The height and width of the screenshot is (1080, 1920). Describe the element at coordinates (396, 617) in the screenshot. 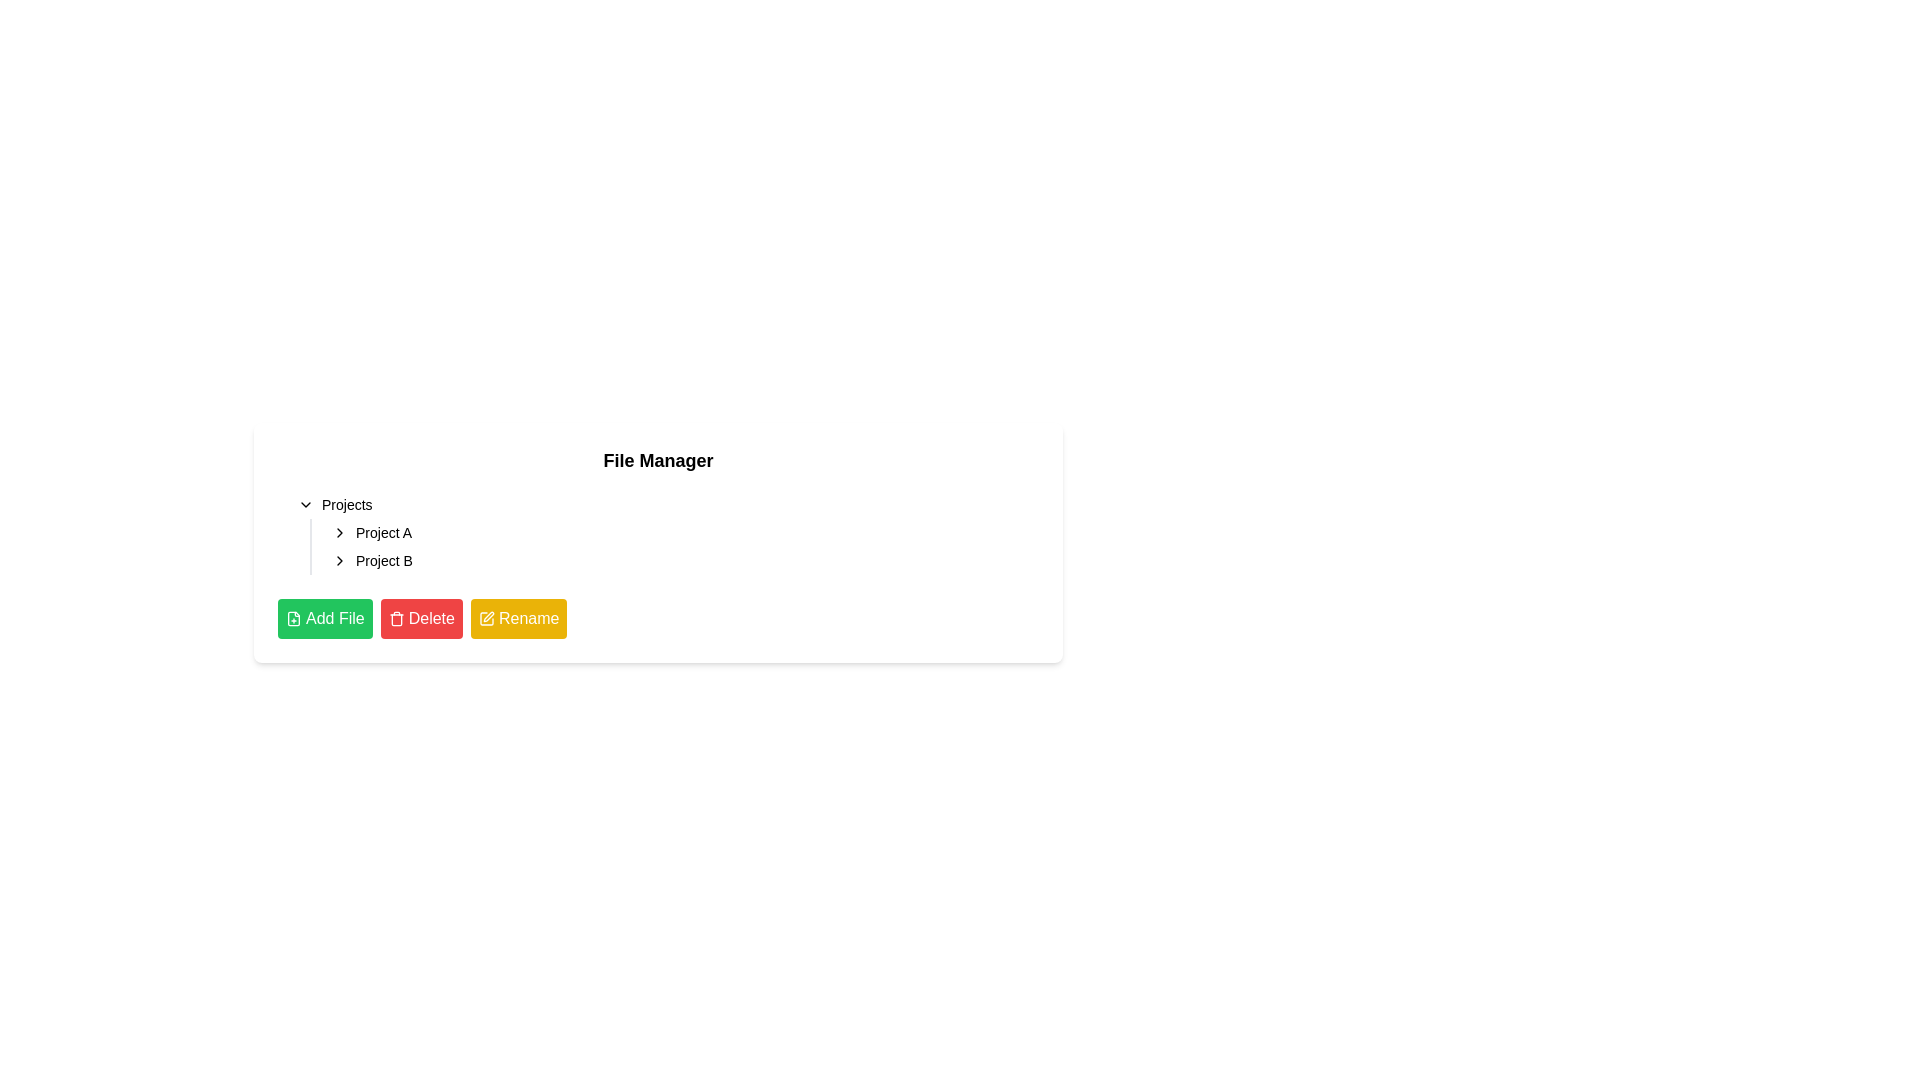

I see `the 'Delete' button which features an SVG icon for deleting files, located between the 'Add File' button and the 'Rename' button at the bottom center of the interface` at that location.